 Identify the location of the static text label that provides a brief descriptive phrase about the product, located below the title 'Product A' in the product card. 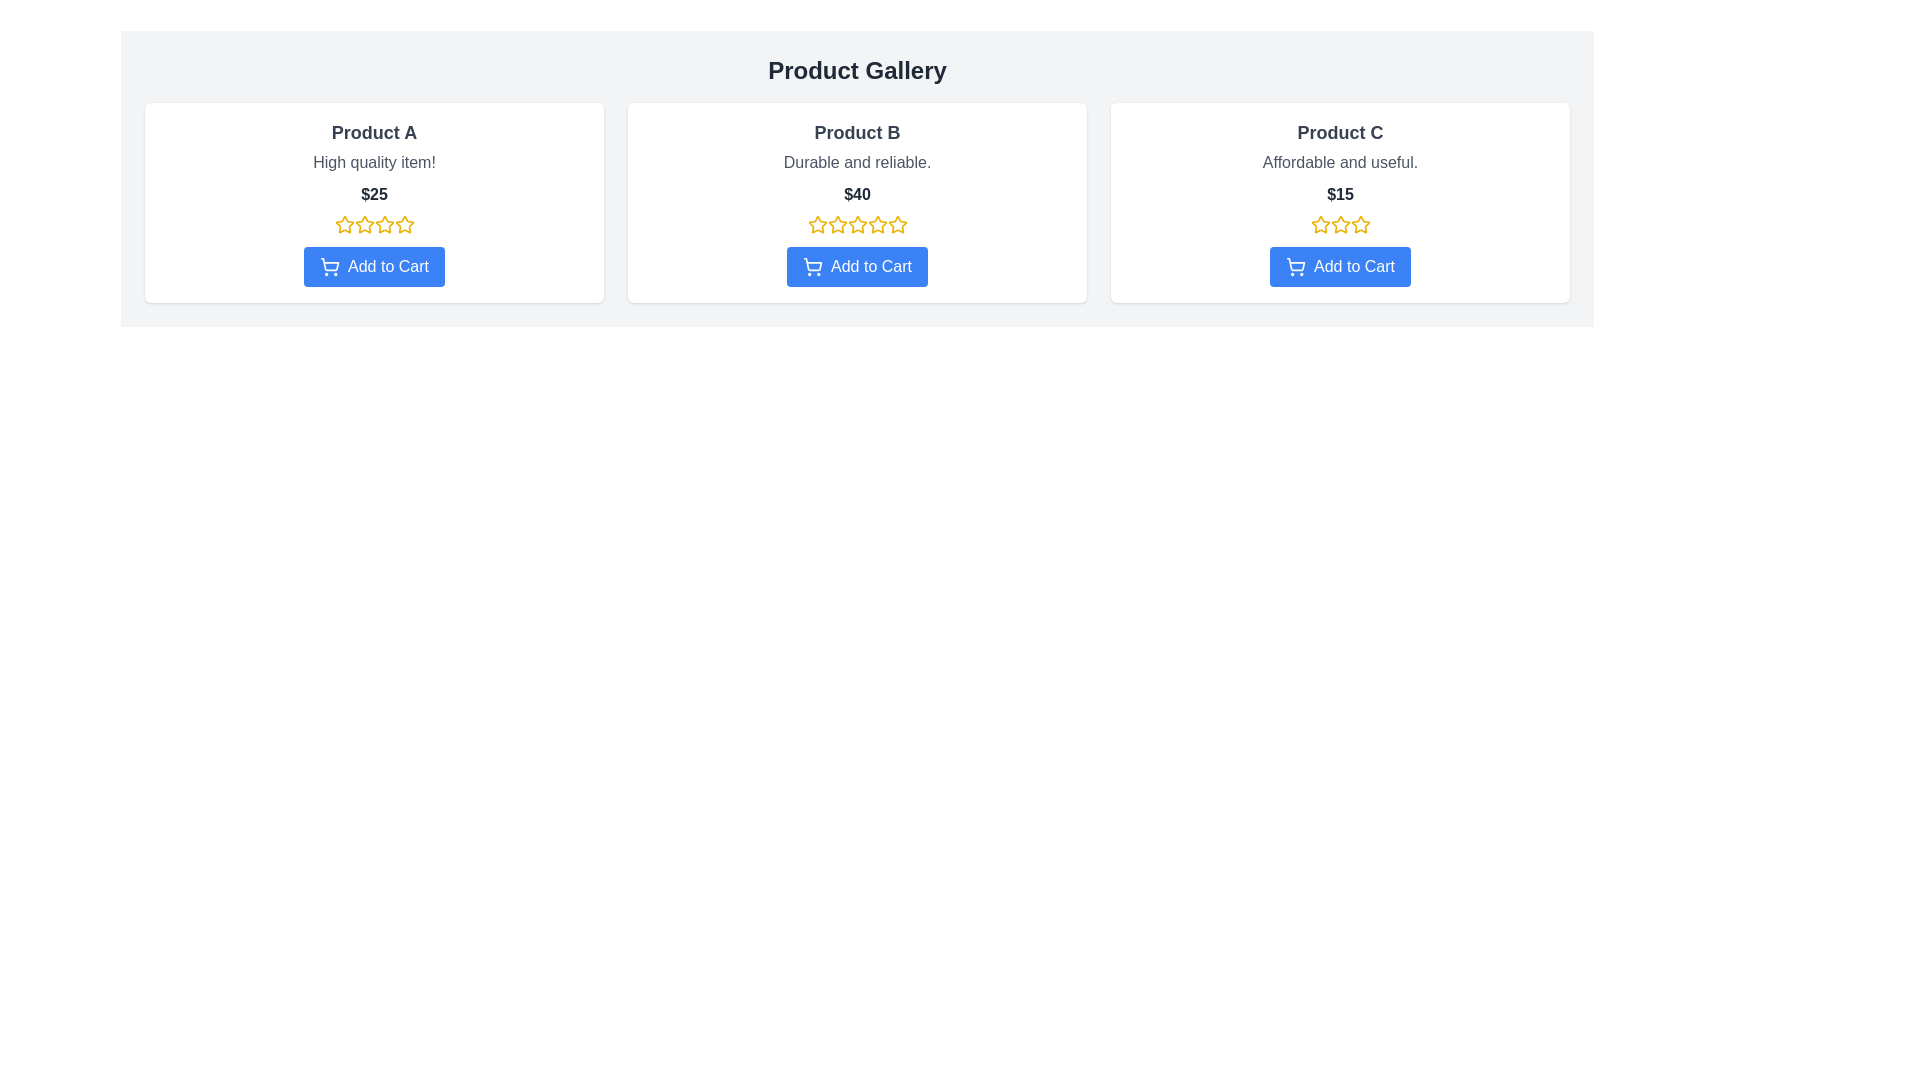
(374, 161).